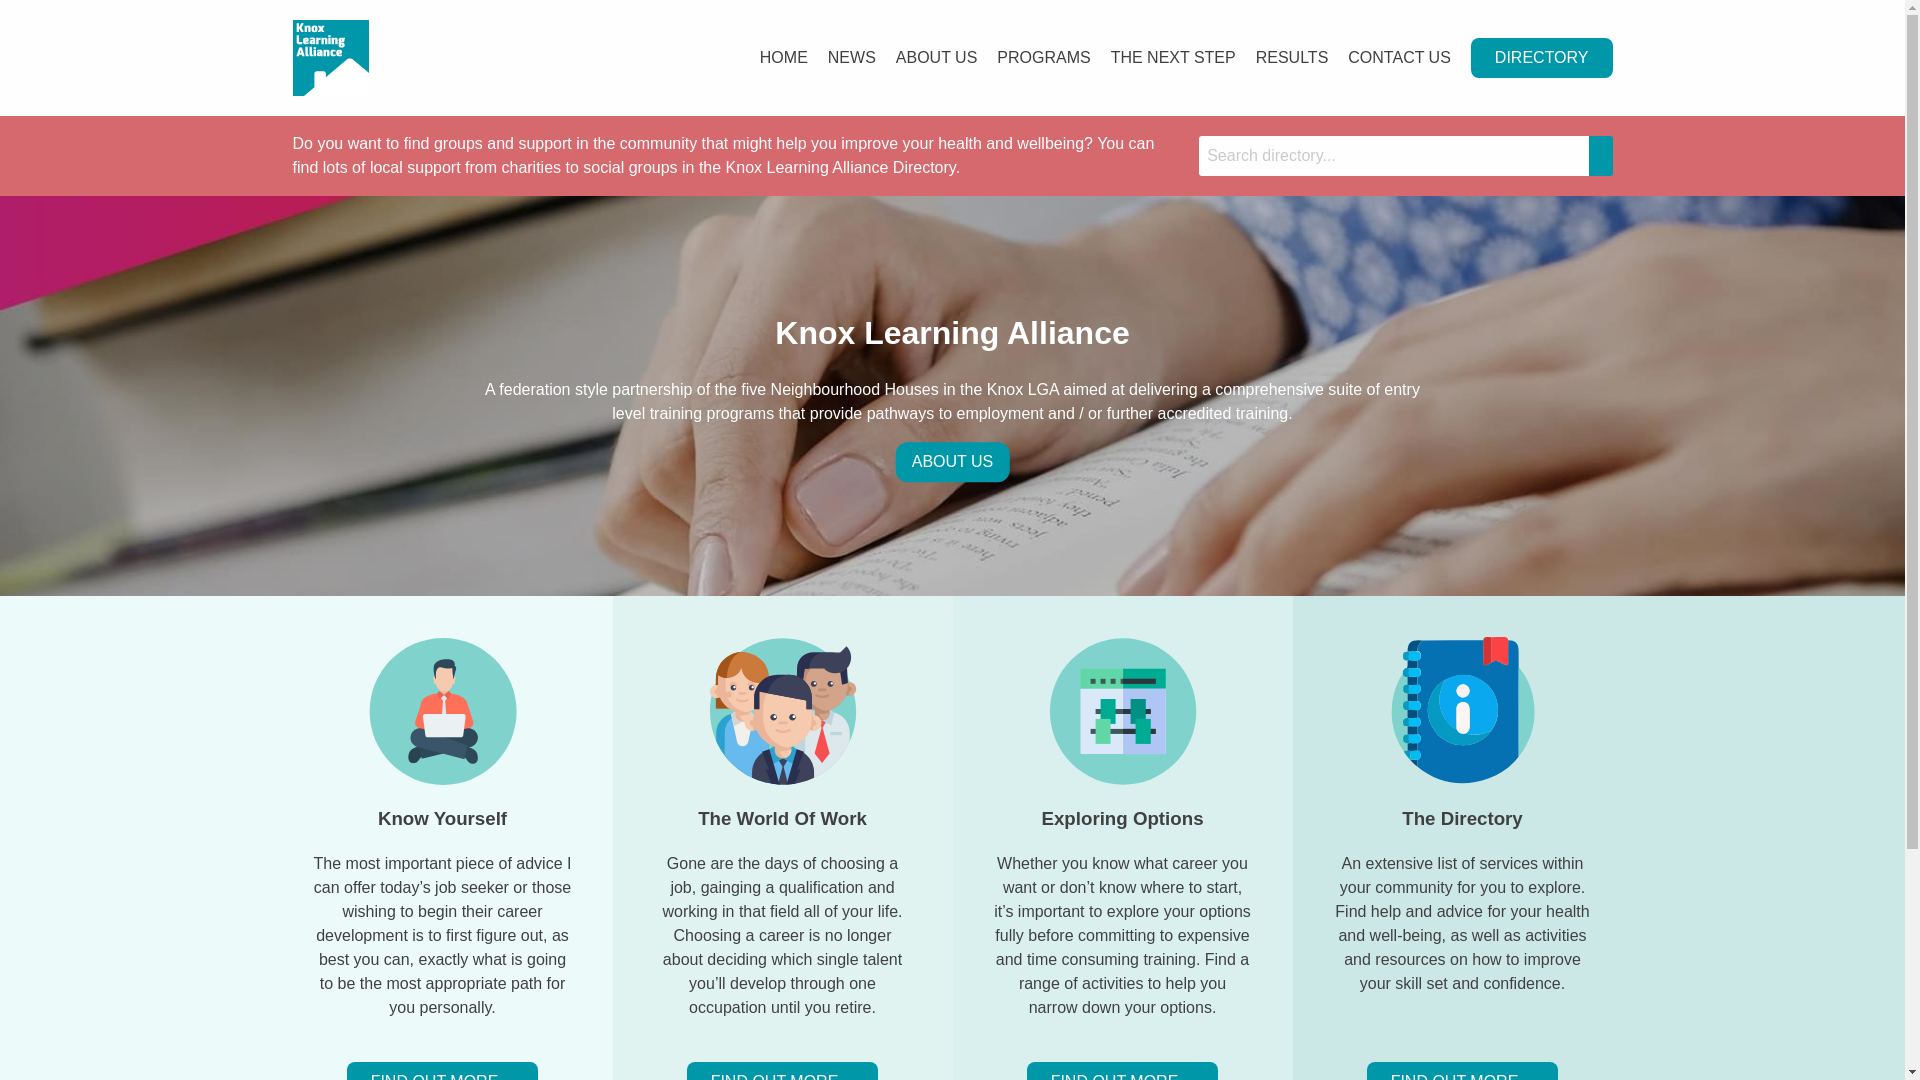  What do you see at coordinates (1540, 56) in the screenshot?
I see `'DIRECTORY'` at bounding box center [1540, 56].